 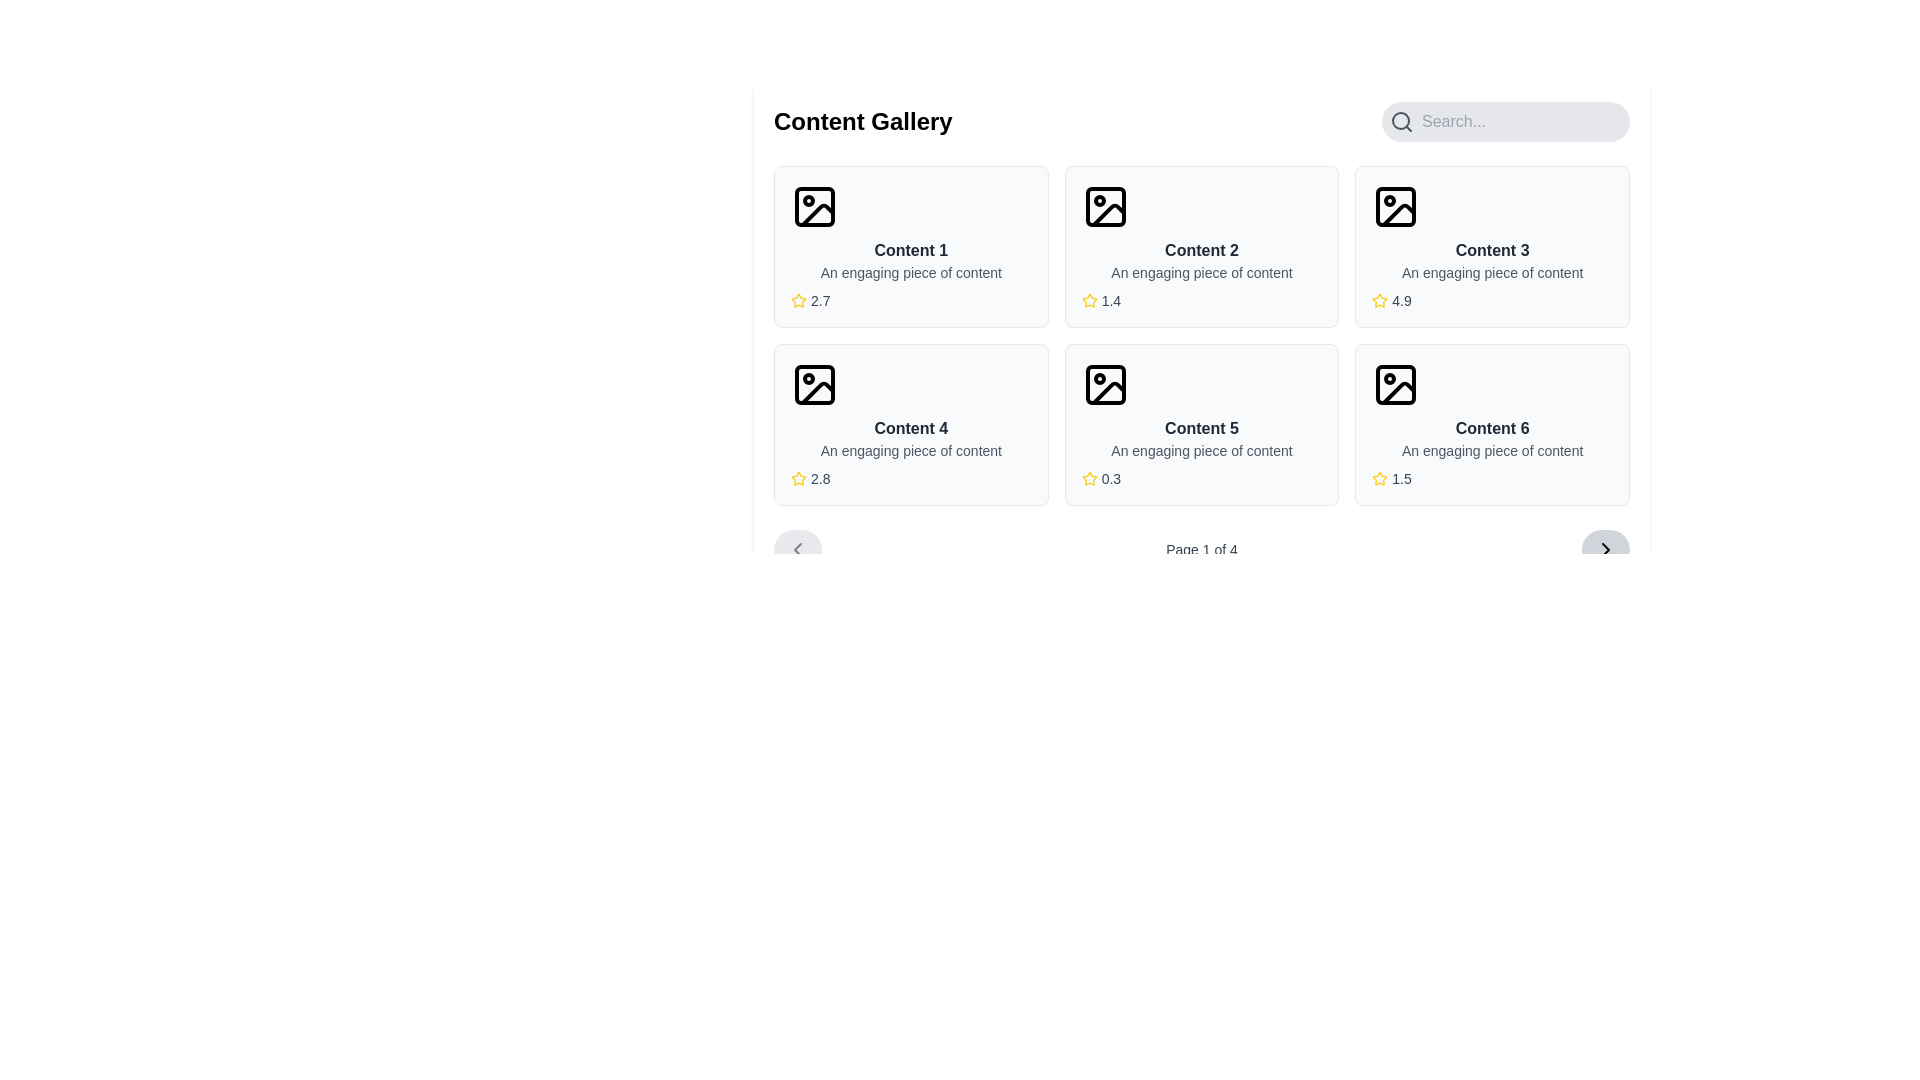 I want to click on the text display element that shows 'Page 1 of 4', which is styled in a small gray font and located at the bottom of the page, horizontally centered in the control bar, so click(x=1200, y=550).